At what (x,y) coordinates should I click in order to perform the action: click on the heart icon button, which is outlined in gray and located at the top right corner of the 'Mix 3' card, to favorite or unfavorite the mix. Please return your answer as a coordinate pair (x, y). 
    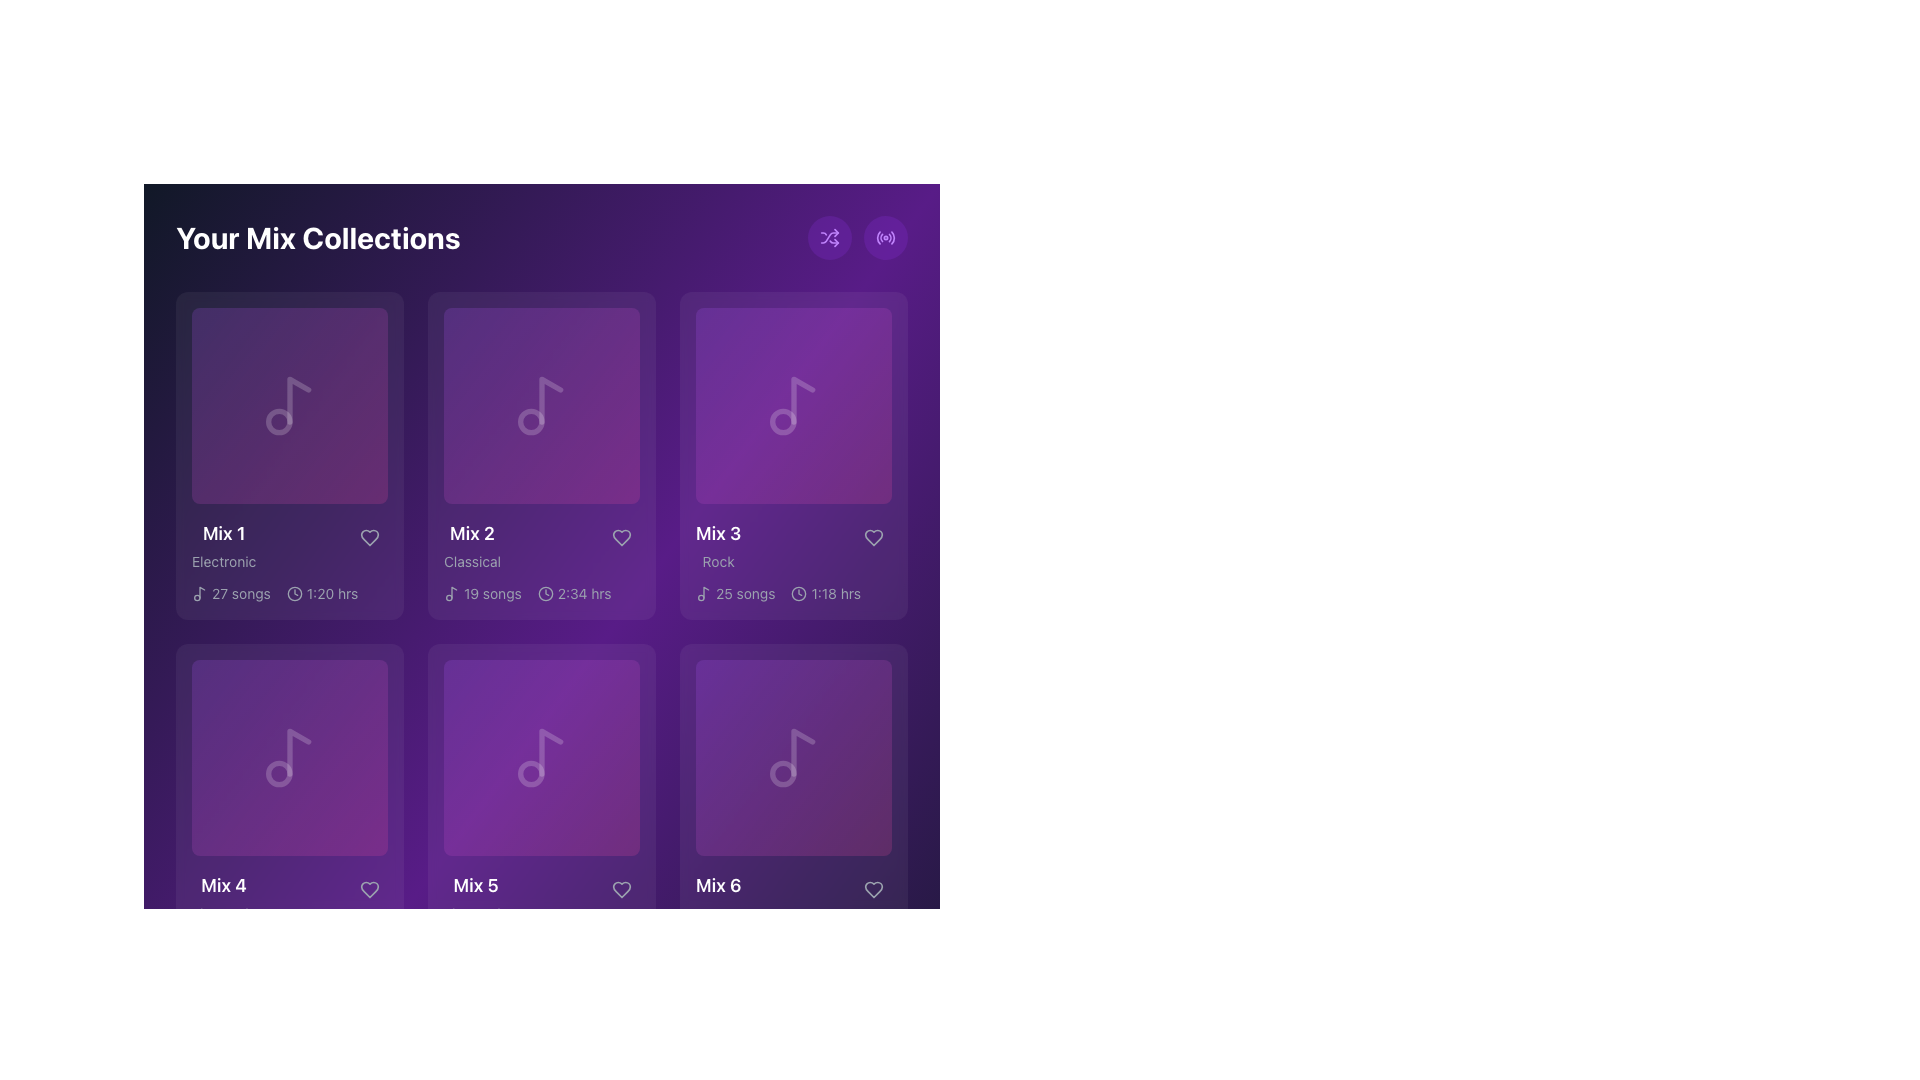
    Looking at the image, I should click on (873, 536).